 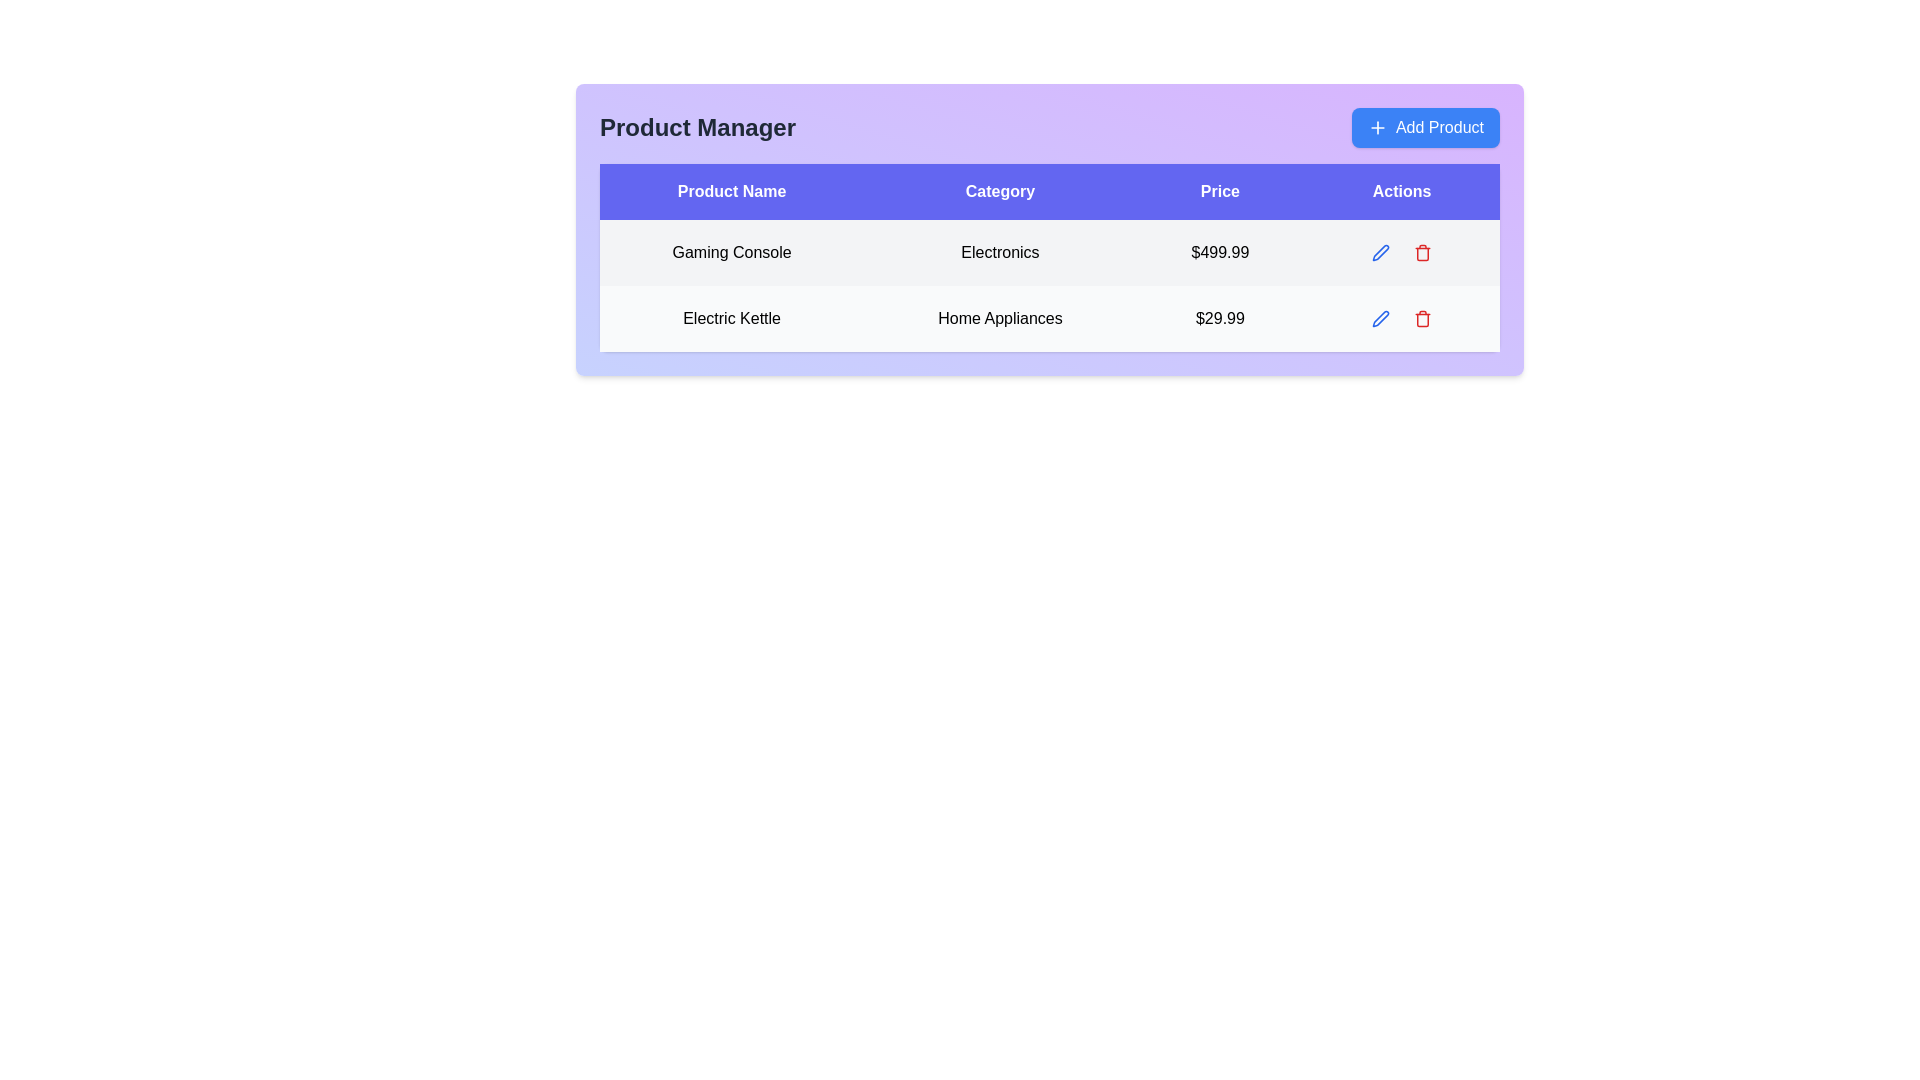 What do you see at coordinates (1380, 318) in the screenshot?
I see `the pen icon in the 'Actions' column of the first row in the table, which represents an edit action for the associated item` at bounding box center [1380, 318].